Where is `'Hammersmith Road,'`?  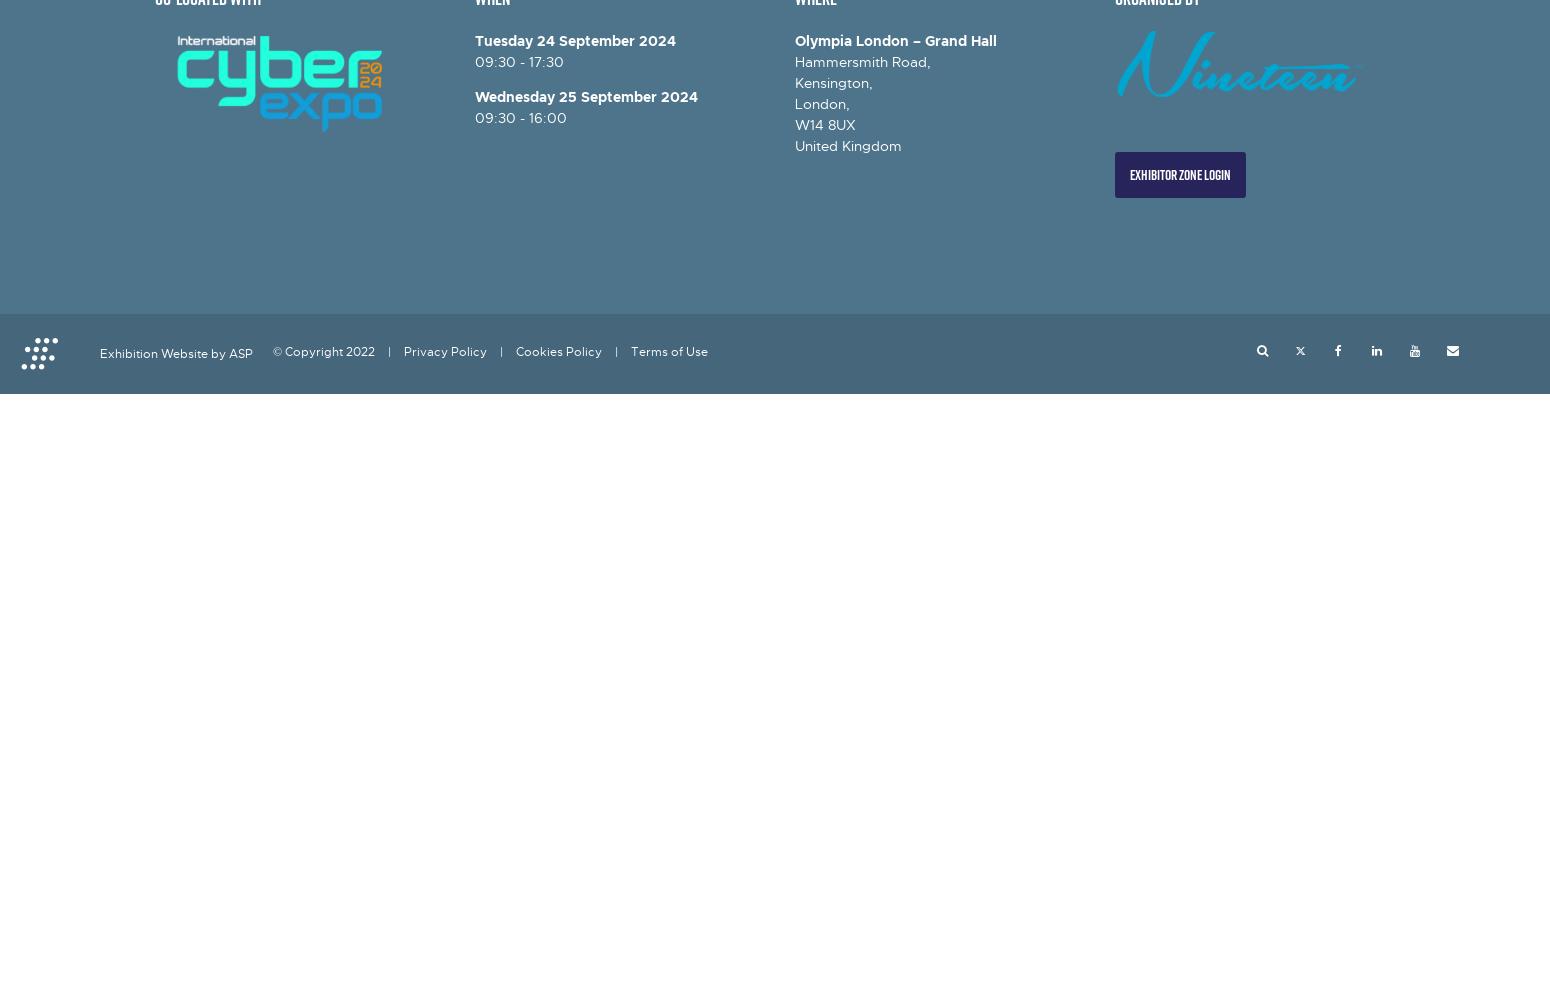
'Hammersmith Road,' is located at coordinates (863, 62).